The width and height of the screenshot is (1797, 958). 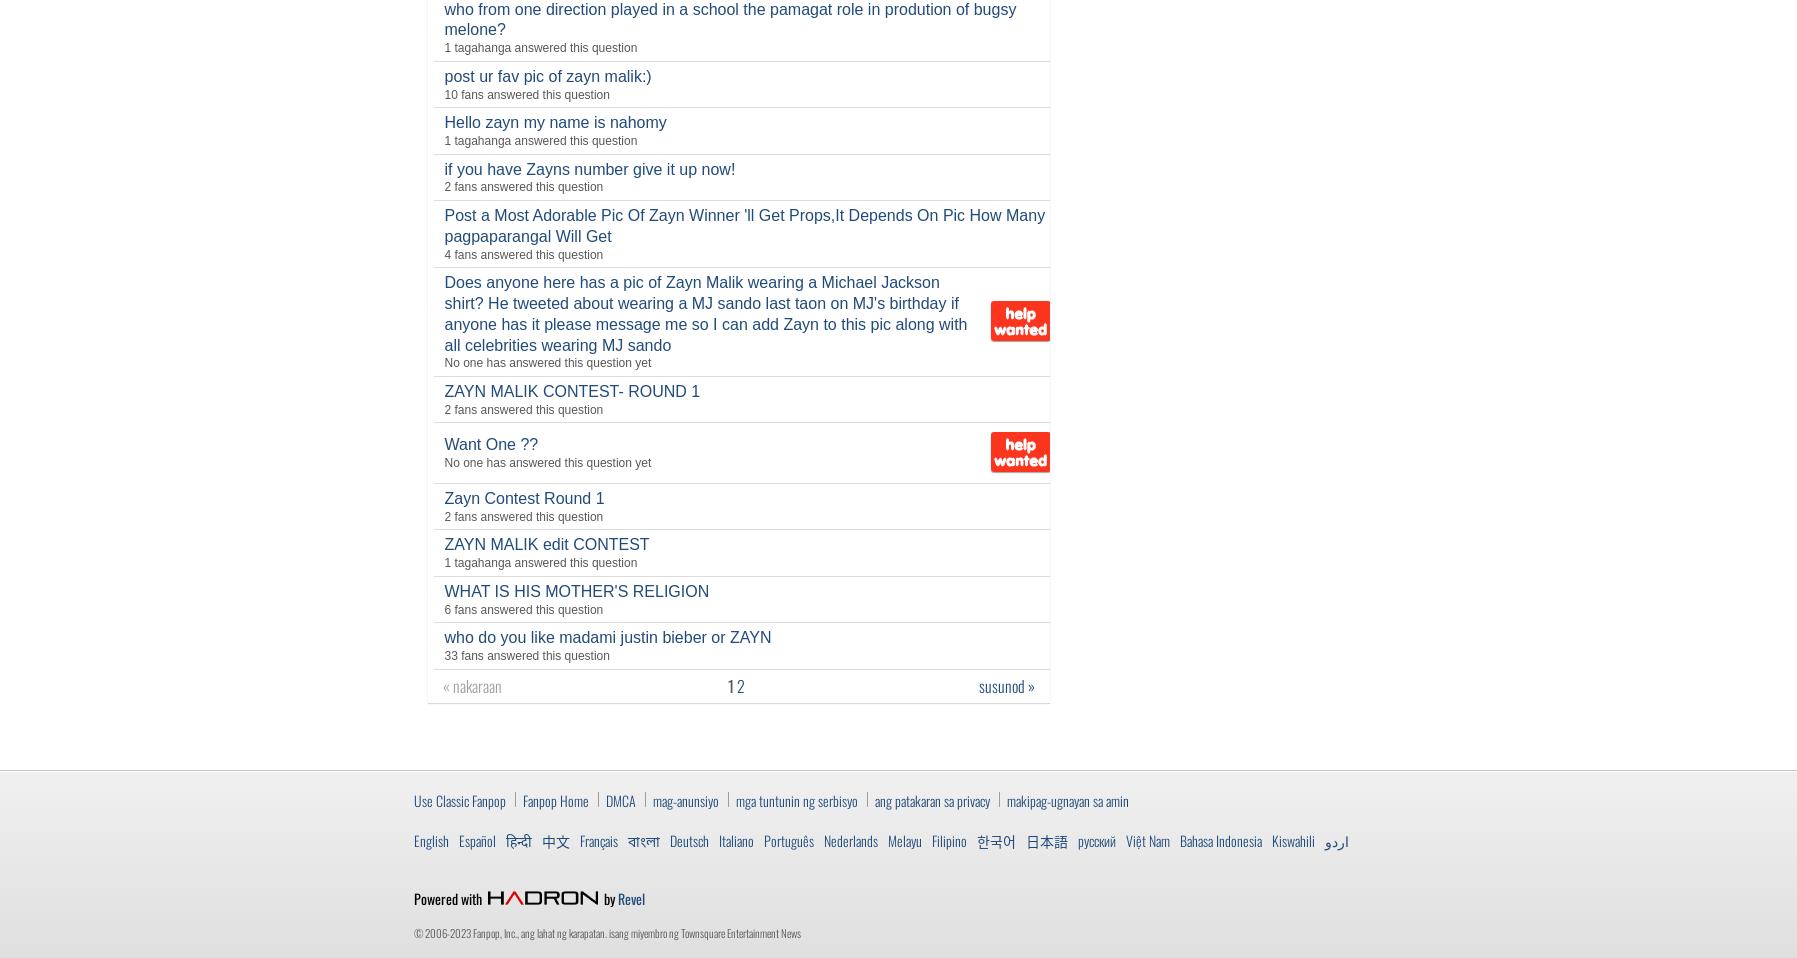 I want to click on '2', so click(x=739, y=683).